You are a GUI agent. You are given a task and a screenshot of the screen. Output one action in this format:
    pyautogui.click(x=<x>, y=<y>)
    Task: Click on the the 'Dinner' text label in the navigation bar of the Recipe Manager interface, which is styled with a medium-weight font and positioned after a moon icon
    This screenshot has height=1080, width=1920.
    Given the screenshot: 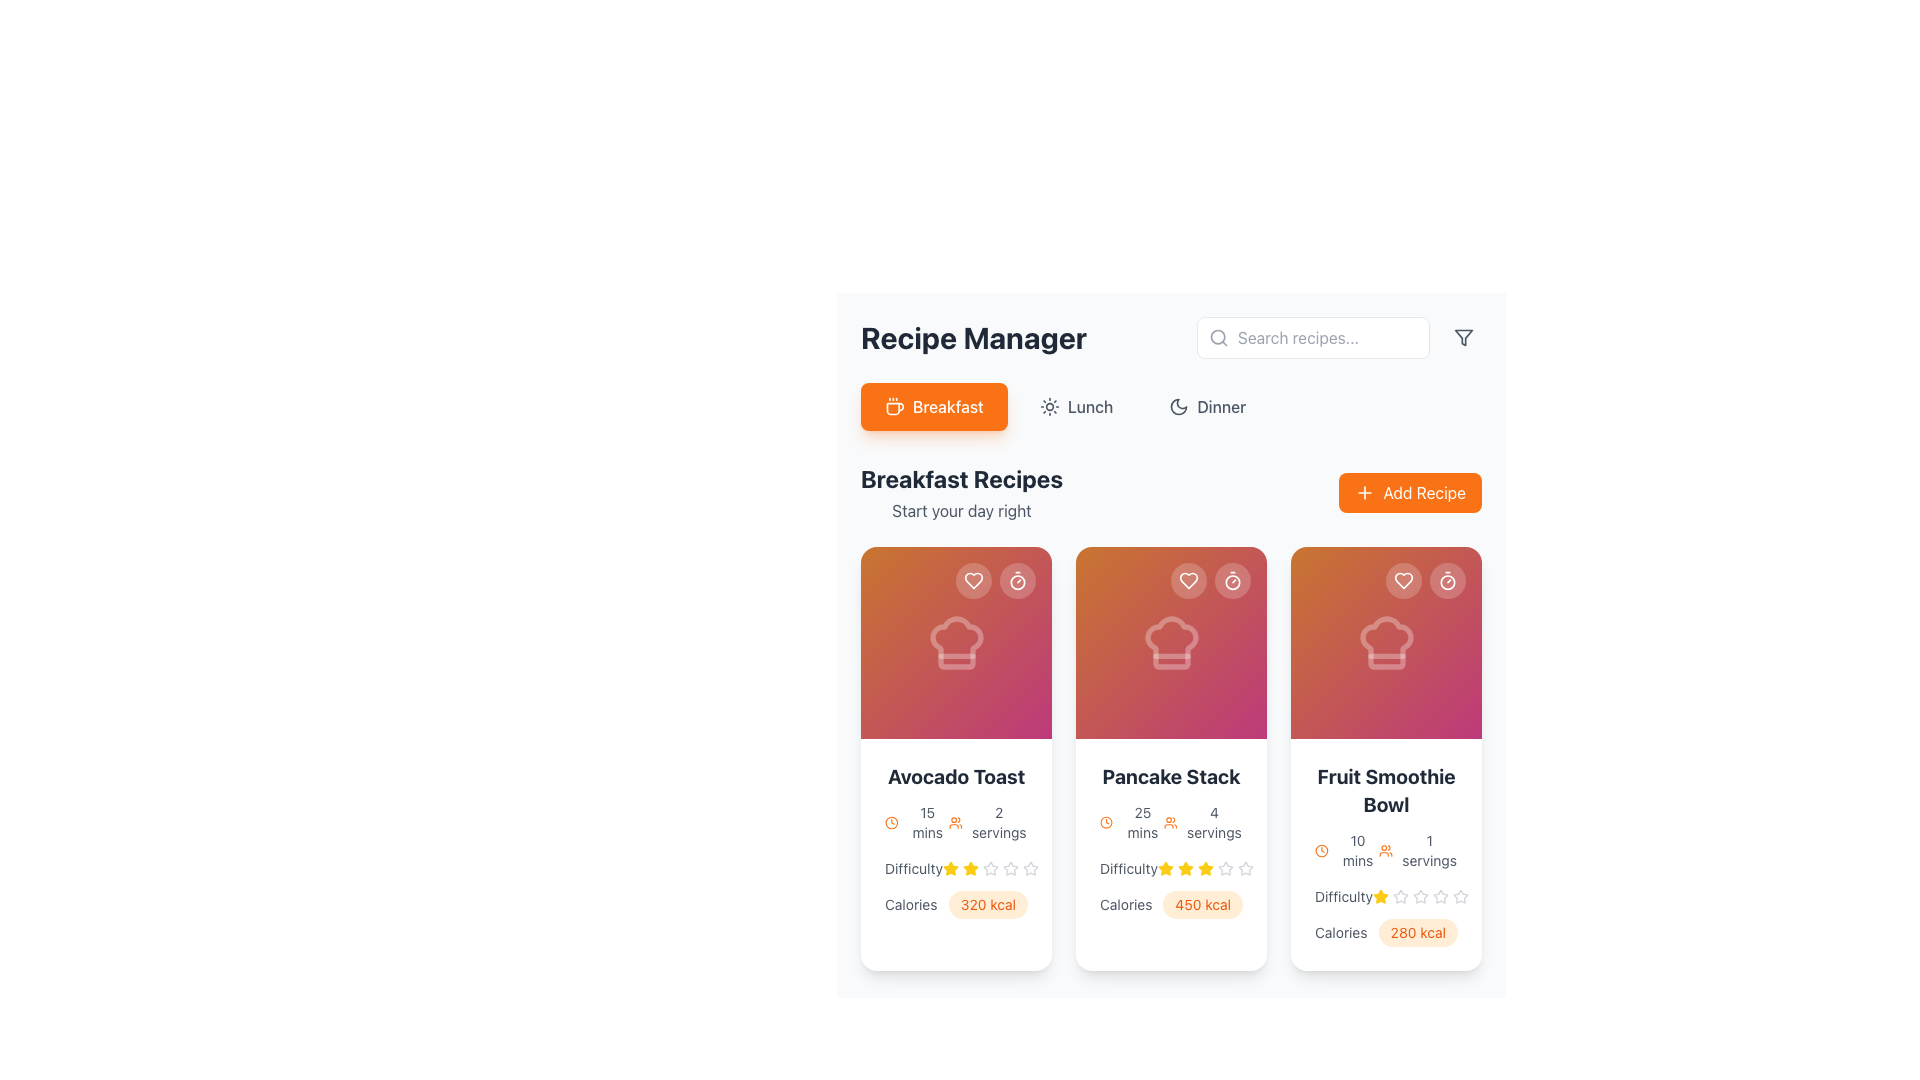 What is the action you would take?
    pyautogui.click(x=1220, y=406)
    